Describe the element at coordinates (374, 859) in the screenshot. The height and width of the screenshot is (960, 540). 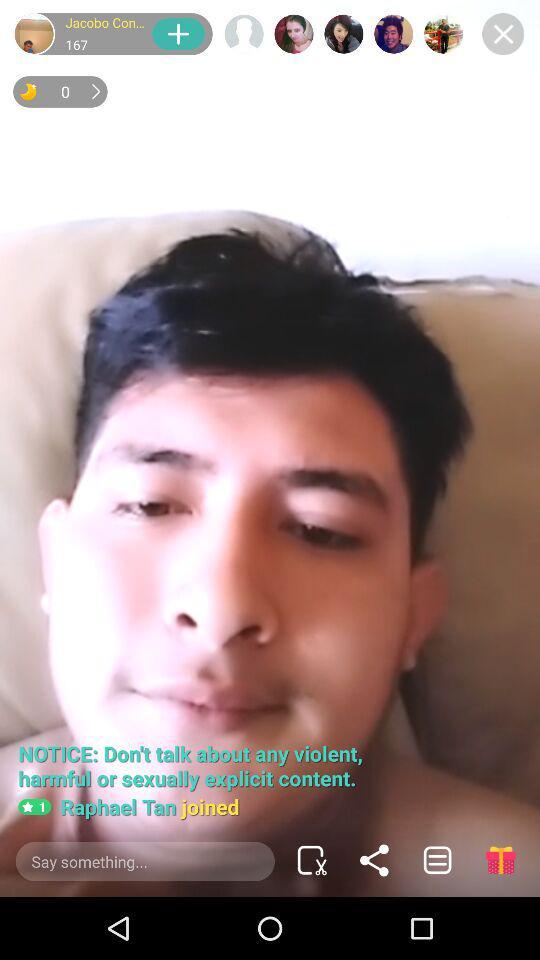
I see `the share icon` at that location.